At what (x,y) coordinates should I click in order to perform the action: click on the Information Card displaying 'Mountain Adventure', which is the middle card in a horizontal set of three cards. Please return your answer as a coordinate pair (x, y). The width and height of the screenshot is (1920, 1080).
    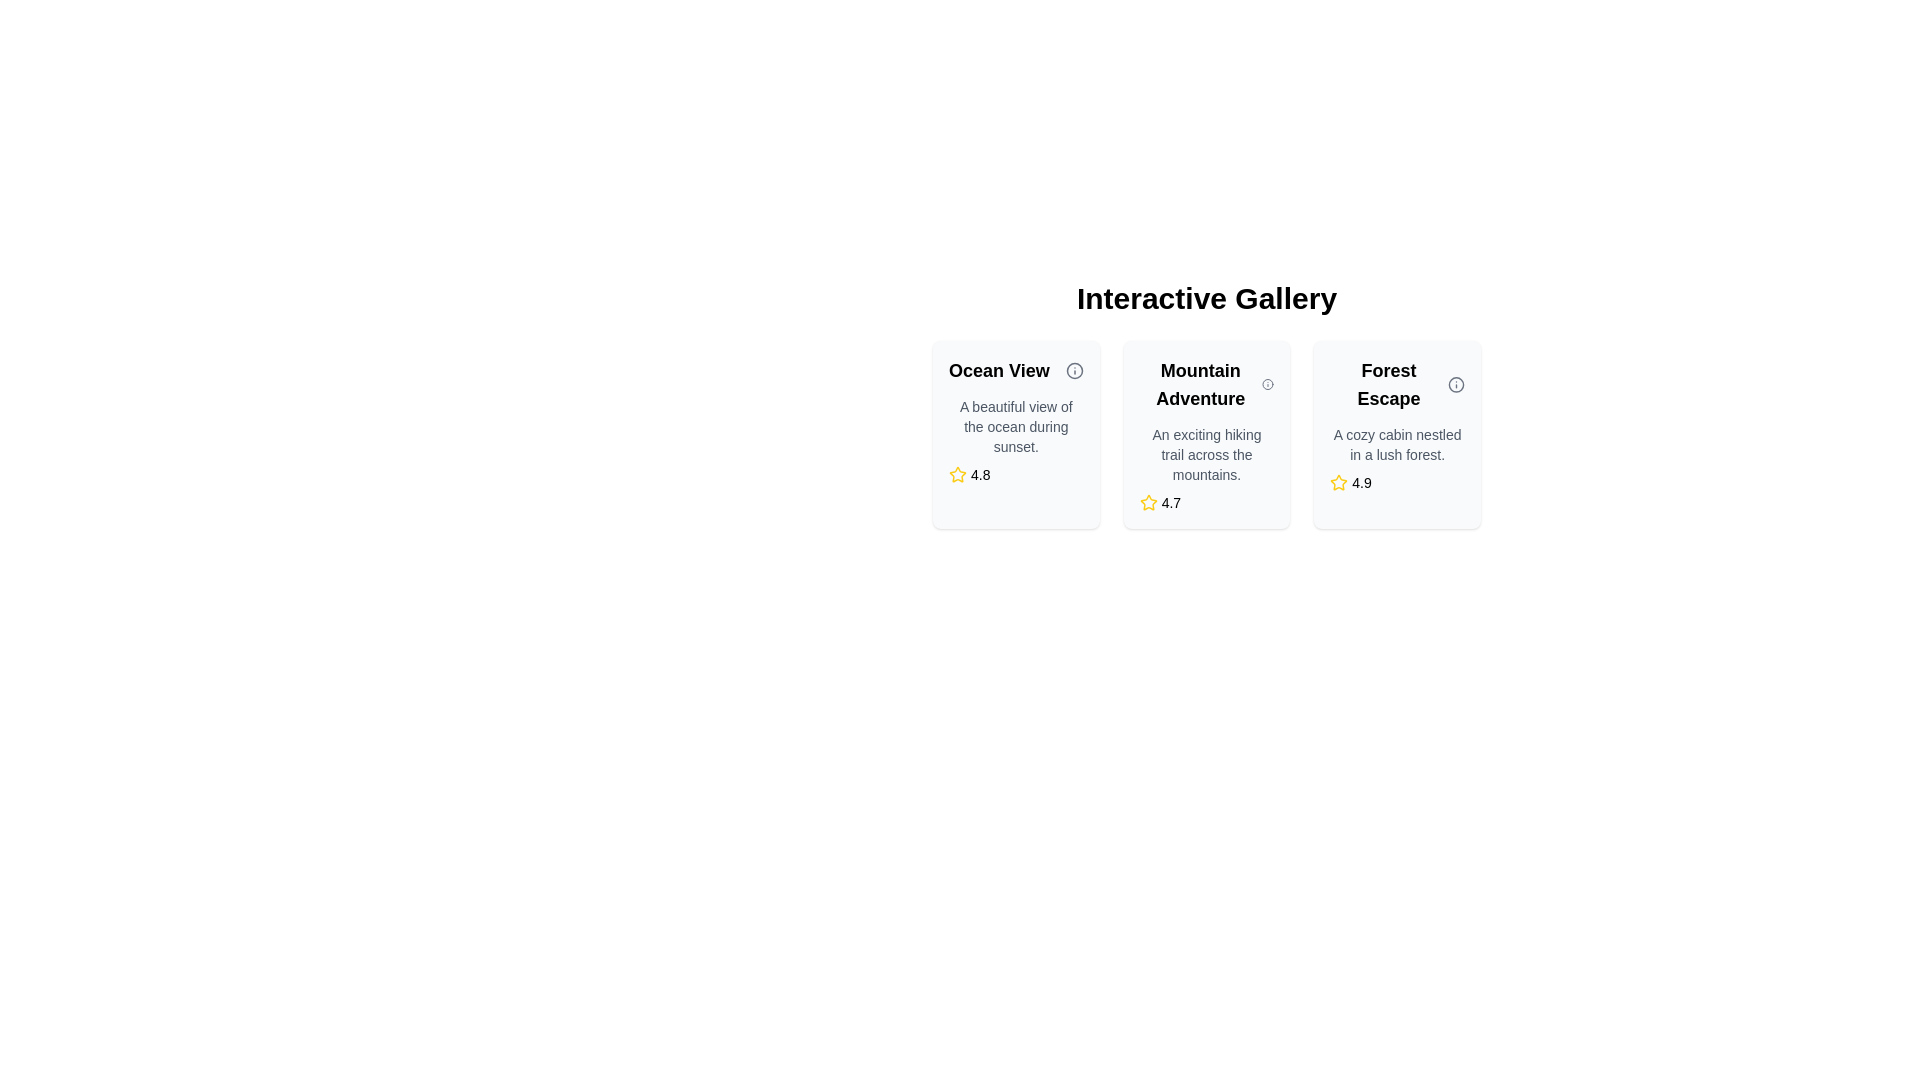
    Looking at the image, I should click on (1205, 405).